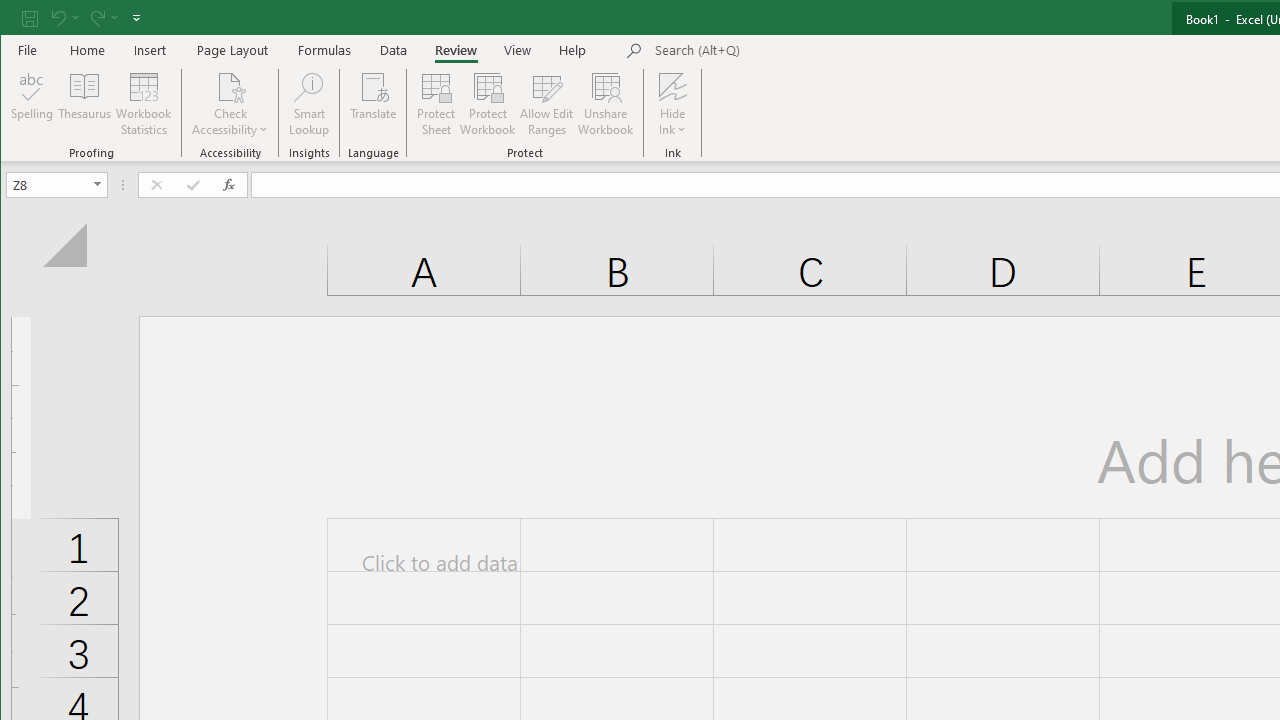 This screenshot has width=1280, height=720. I want to click on 'Allow Edit Ranges', so click(547, 104).